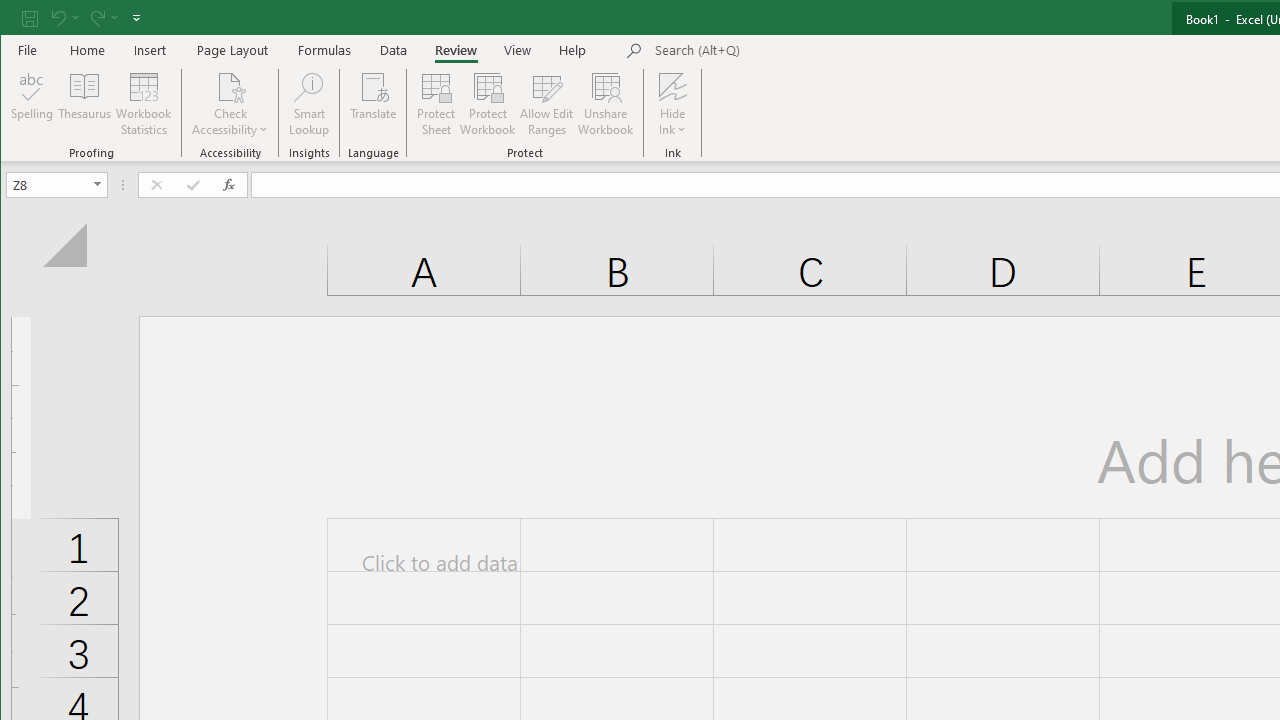 This screenshot has width=1280, height=720. I want to click on 'Allow Edit Ranges', so click(547, 104).